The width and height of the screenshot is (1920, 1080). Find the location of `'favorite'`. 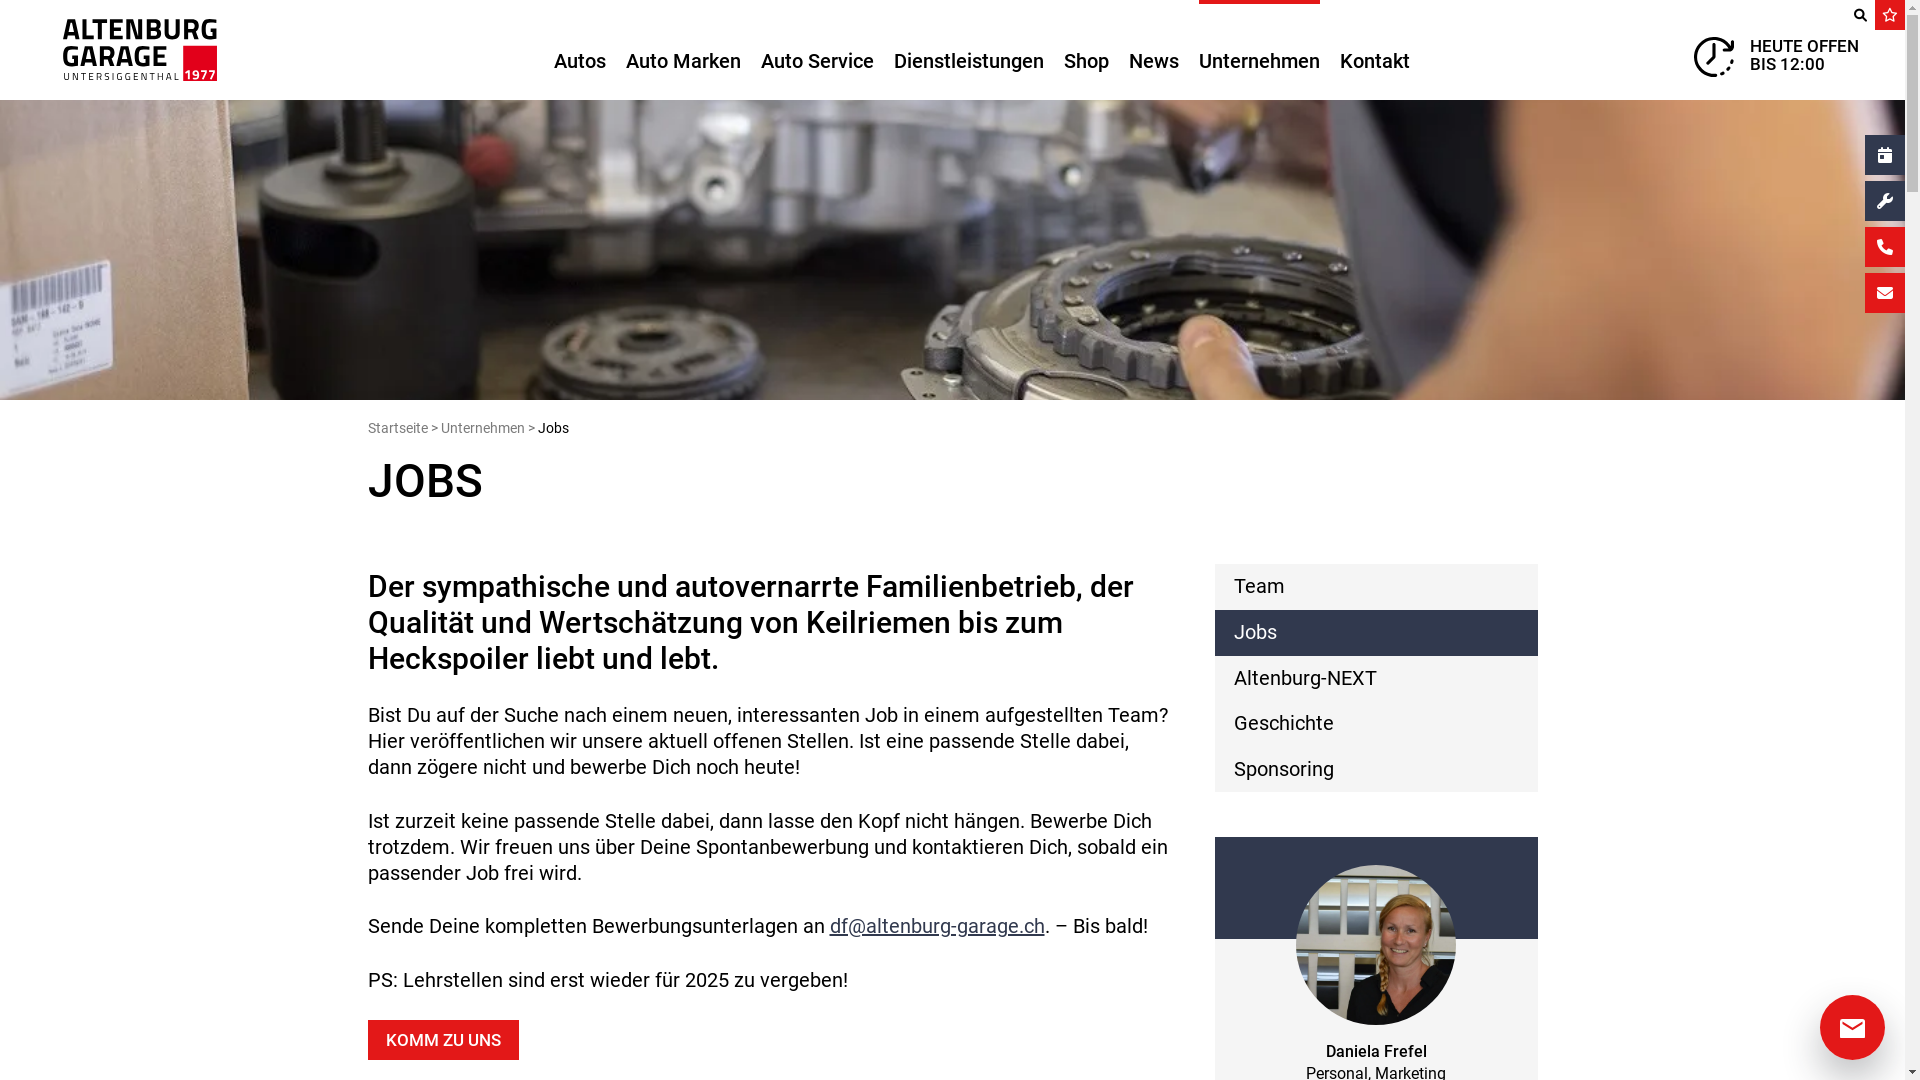

'favorite' is located at coordinates (1874, 15).